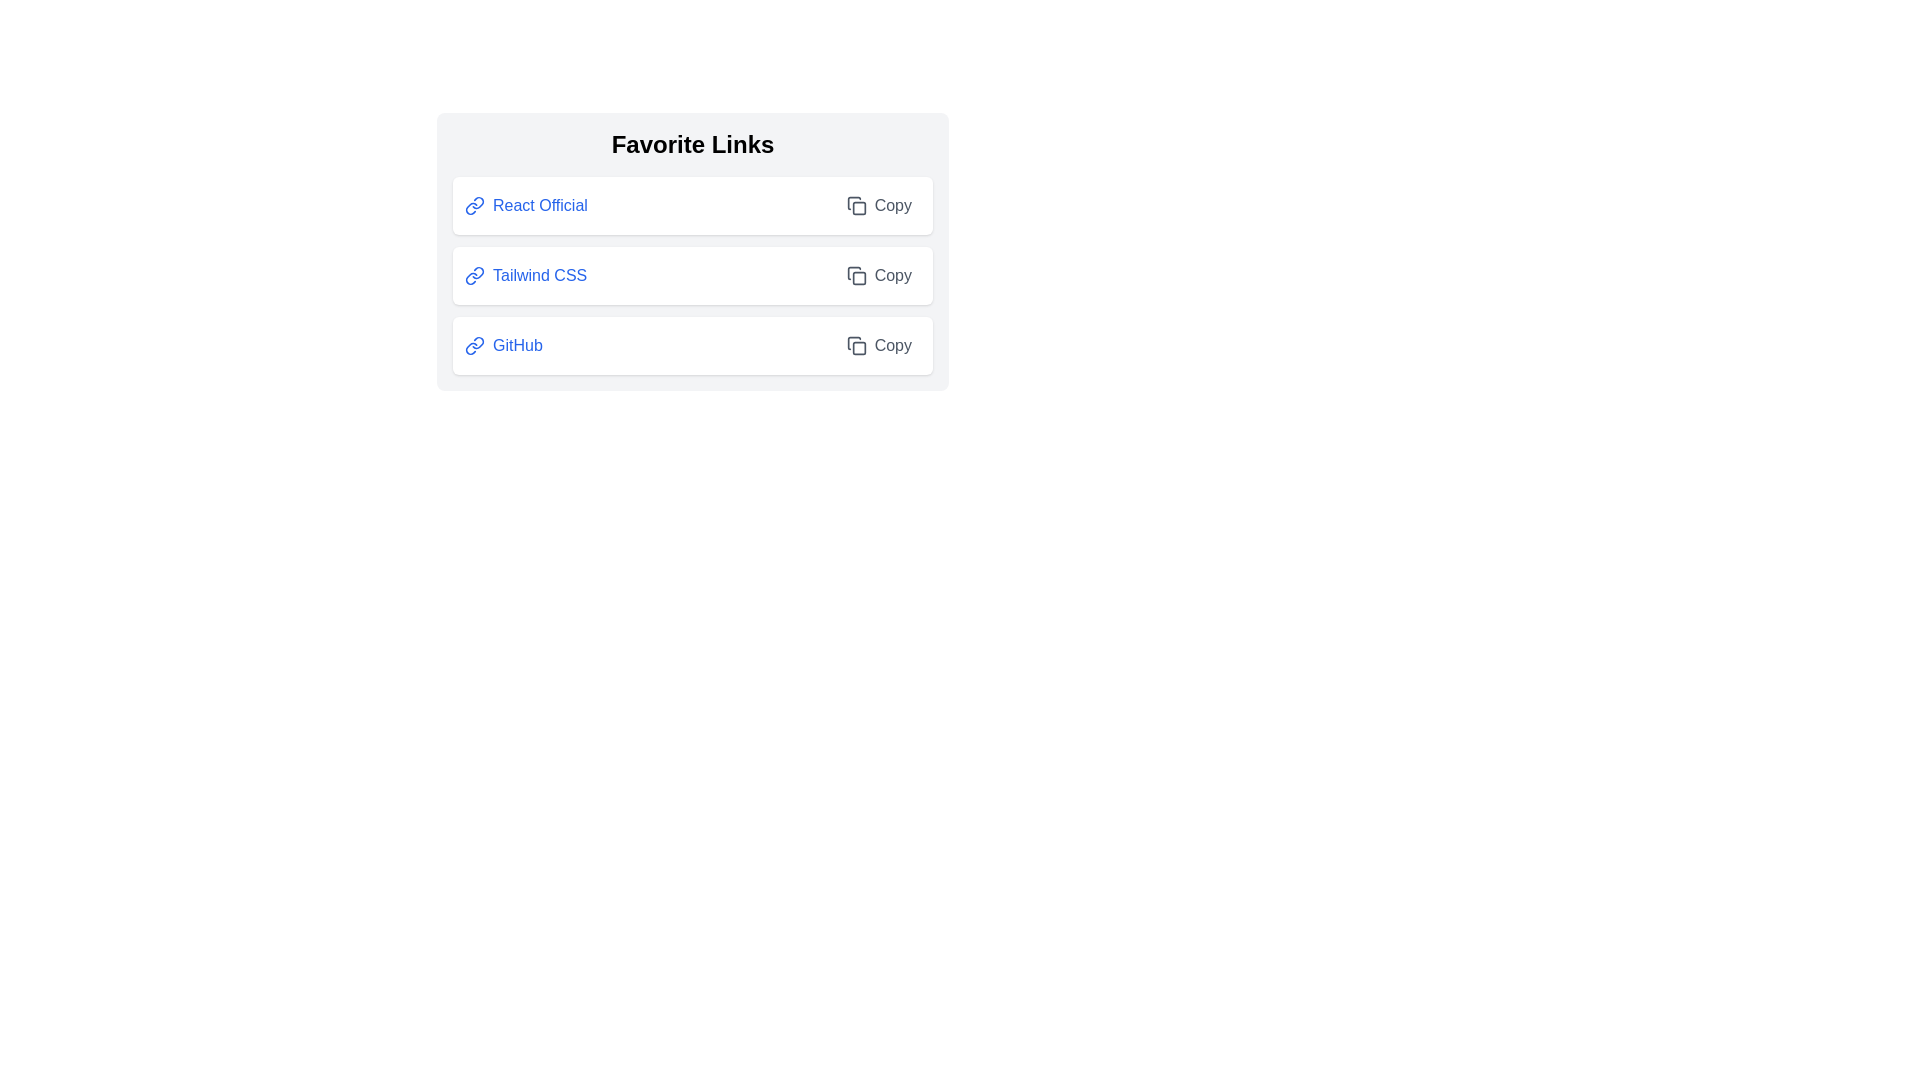 The width and height of the screenshot is (1920, 1080). What do you see at coordinates (879, 345) in the screenshot?
I see `the copy button located to the right of the 'GitHub' text in the 'Favorite Links' section to copy the associated text or URL` at bounding box center [879, 345].